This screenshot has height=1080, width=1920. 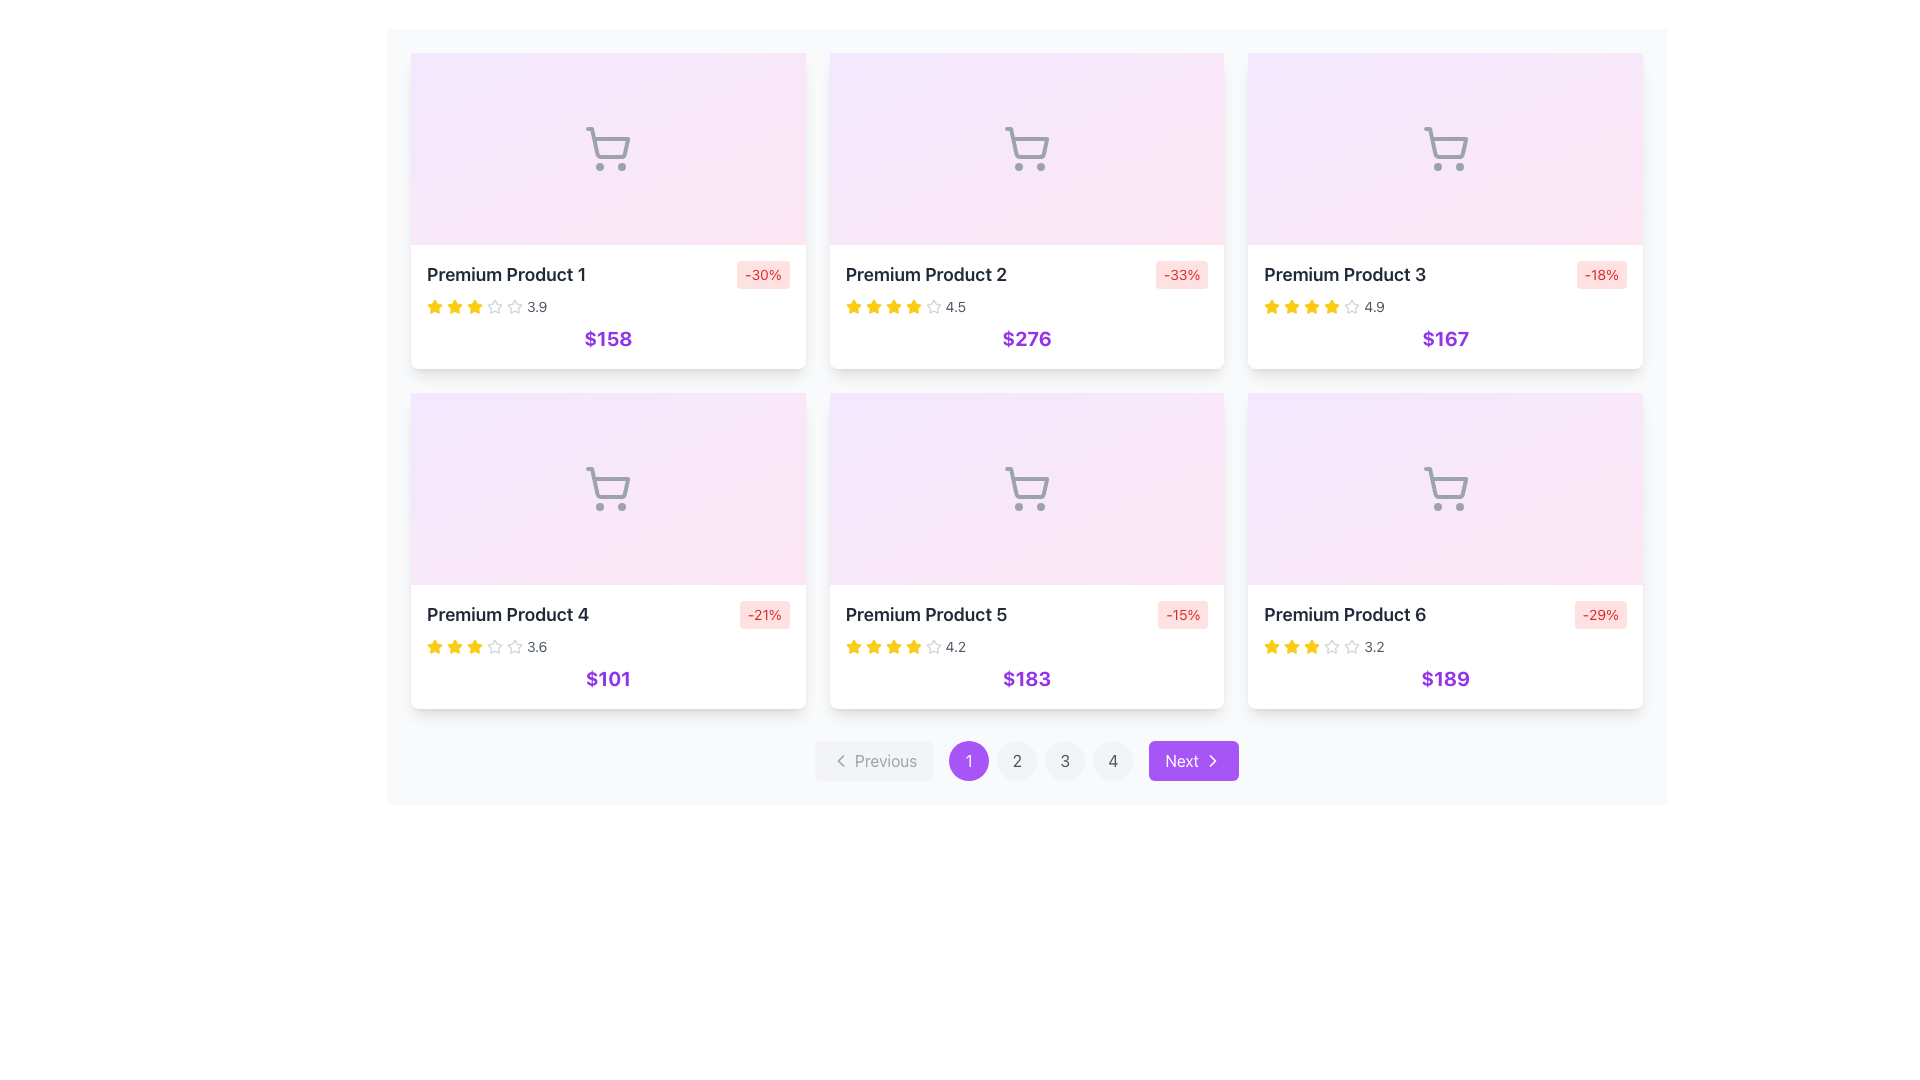 What do you see at coordinates (537, 647) in the screenshot?
I see `the static text displaying the numerical rating value for the product, located immediately after the six star icons in the rating section of the card for 'Premium Product 4'` at bounding box center [537, 647].